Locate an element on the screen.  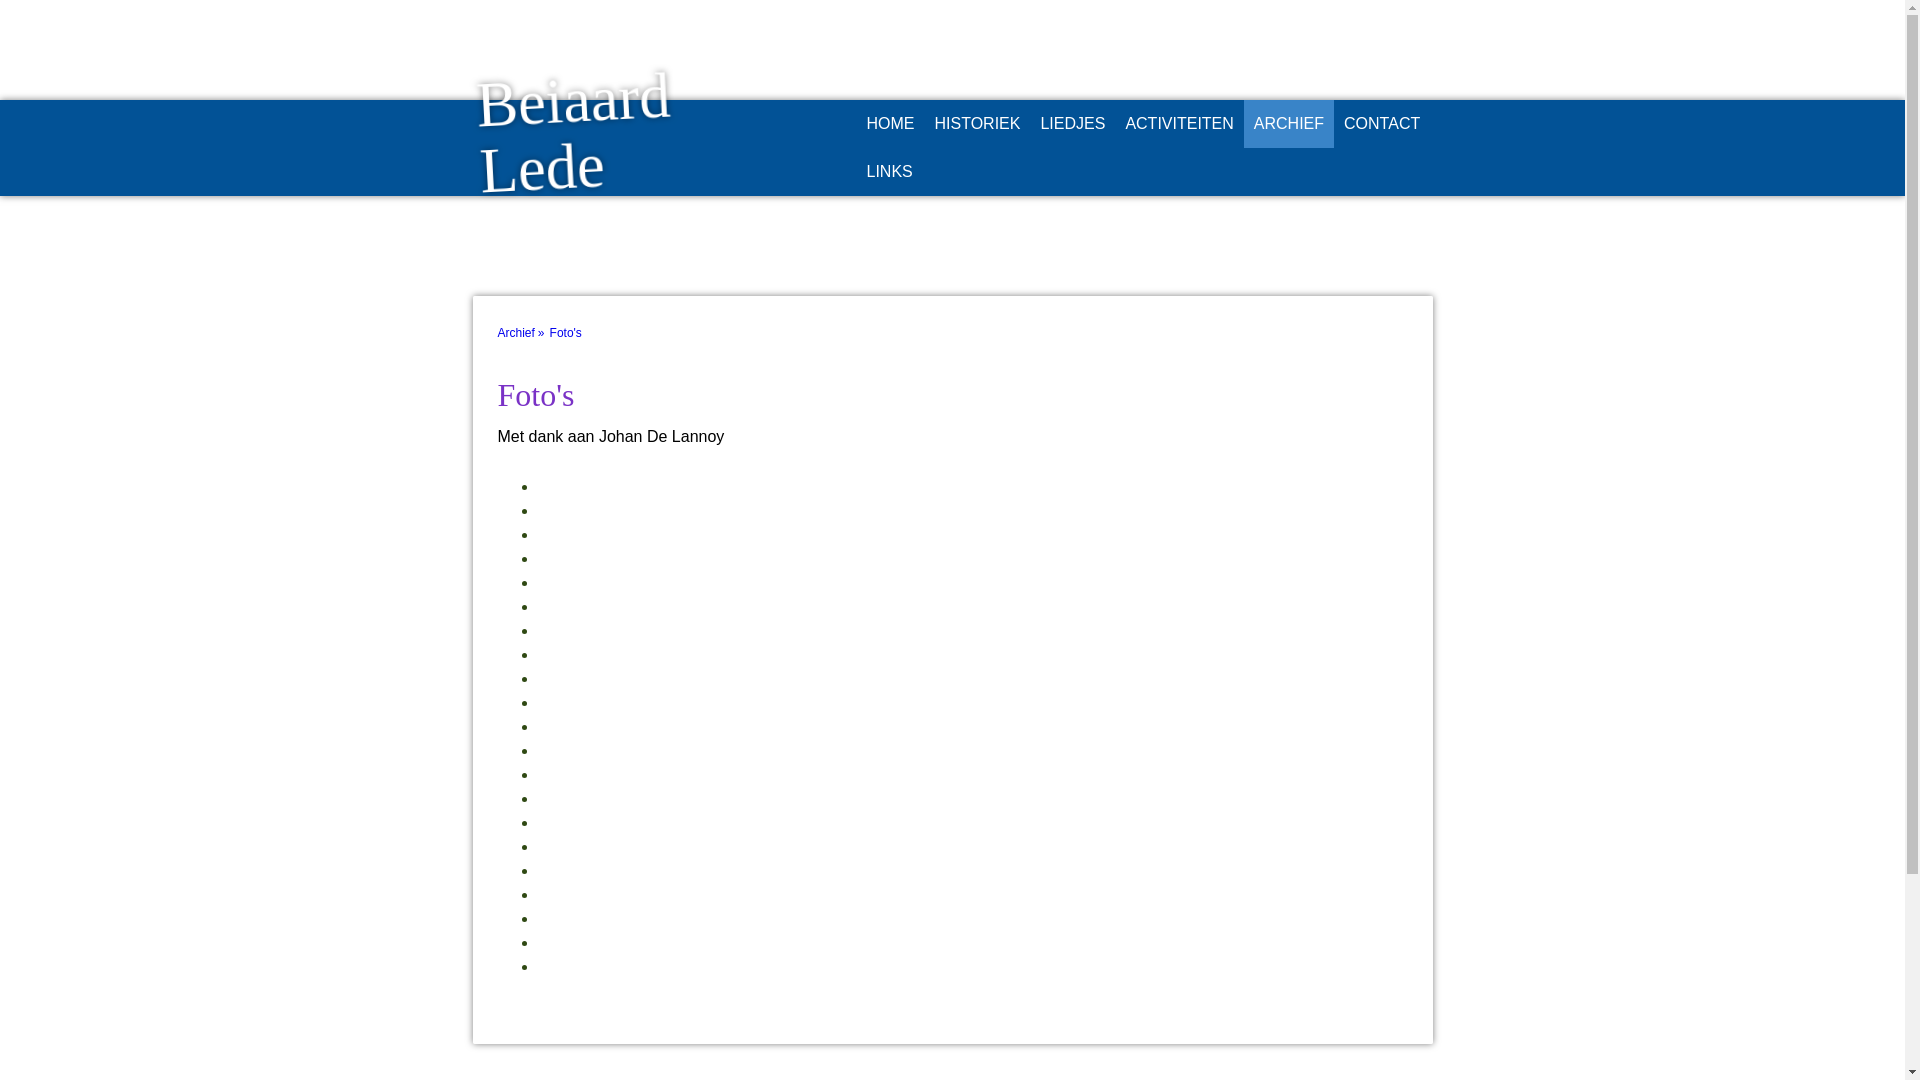
'LINKS' is located at coordinates (855, 171).